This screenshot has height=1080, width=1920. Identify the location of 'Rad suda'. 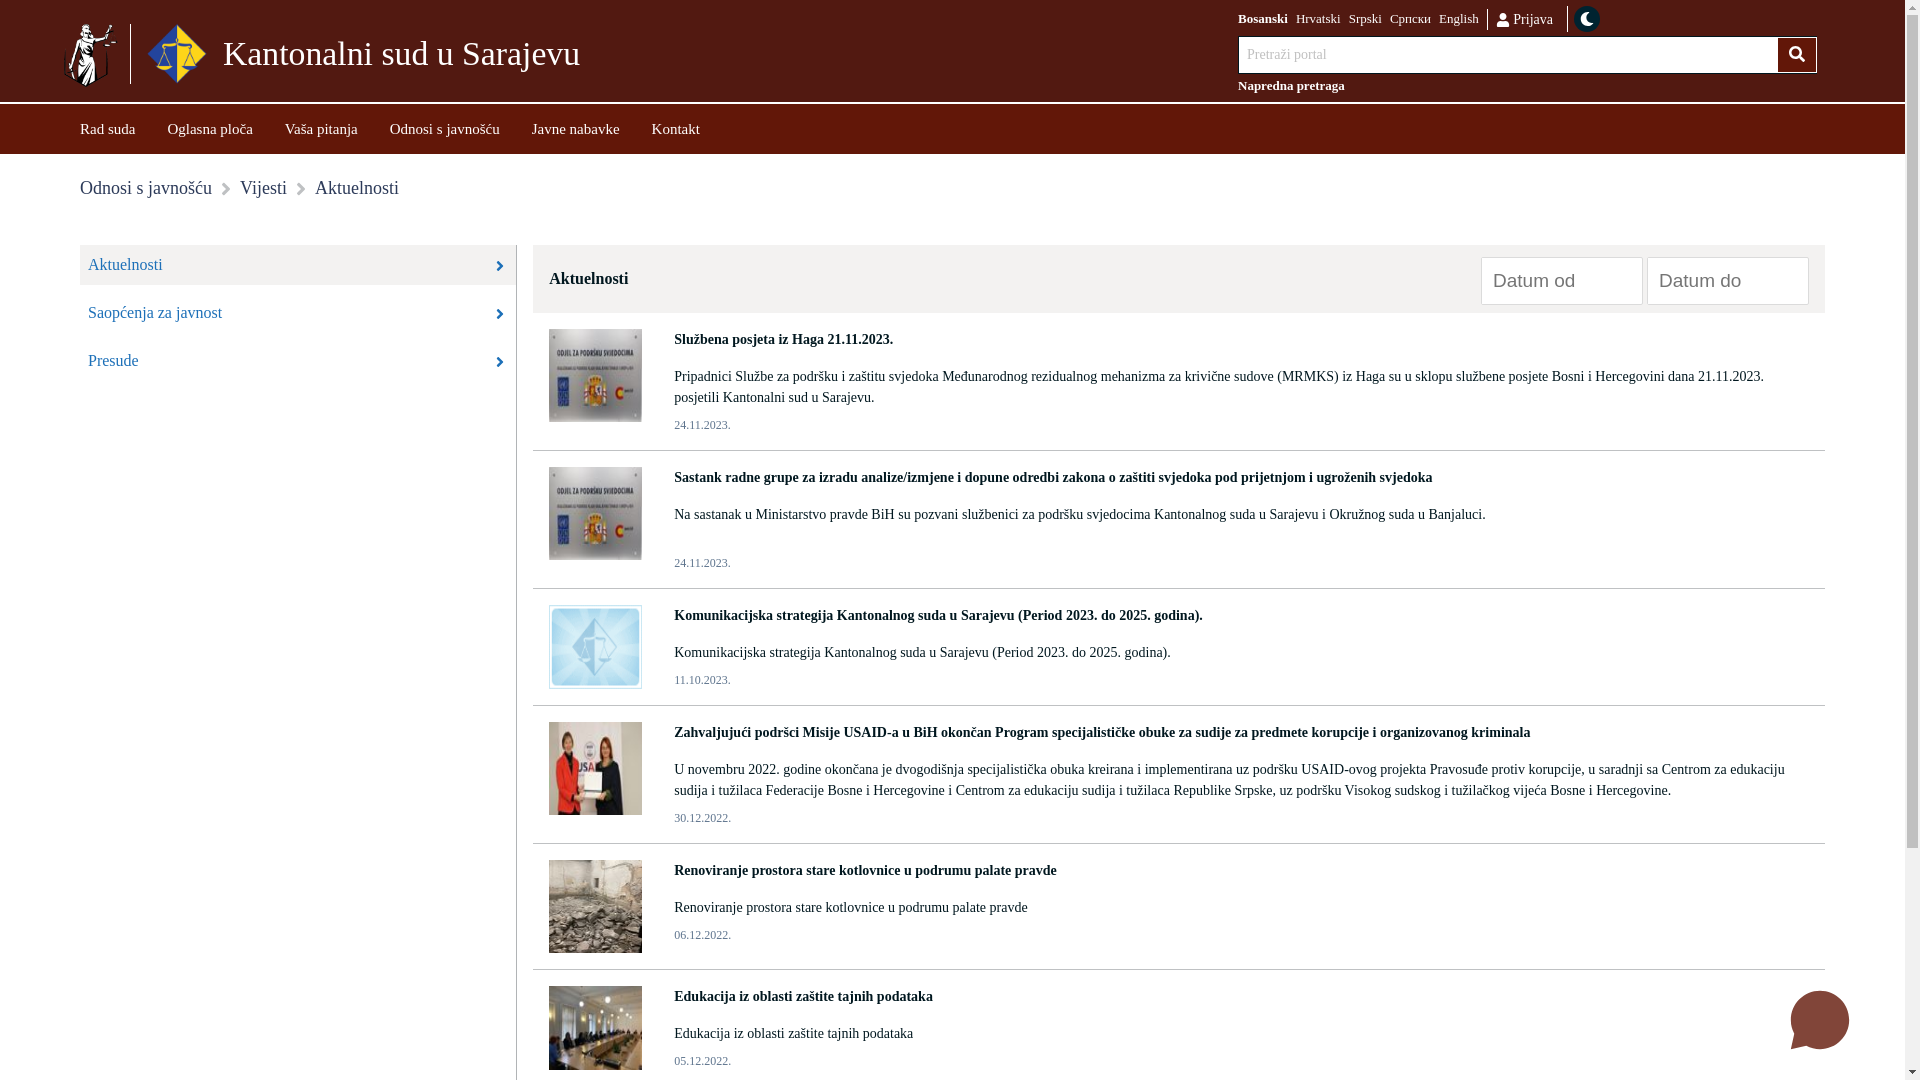
(63, 128).